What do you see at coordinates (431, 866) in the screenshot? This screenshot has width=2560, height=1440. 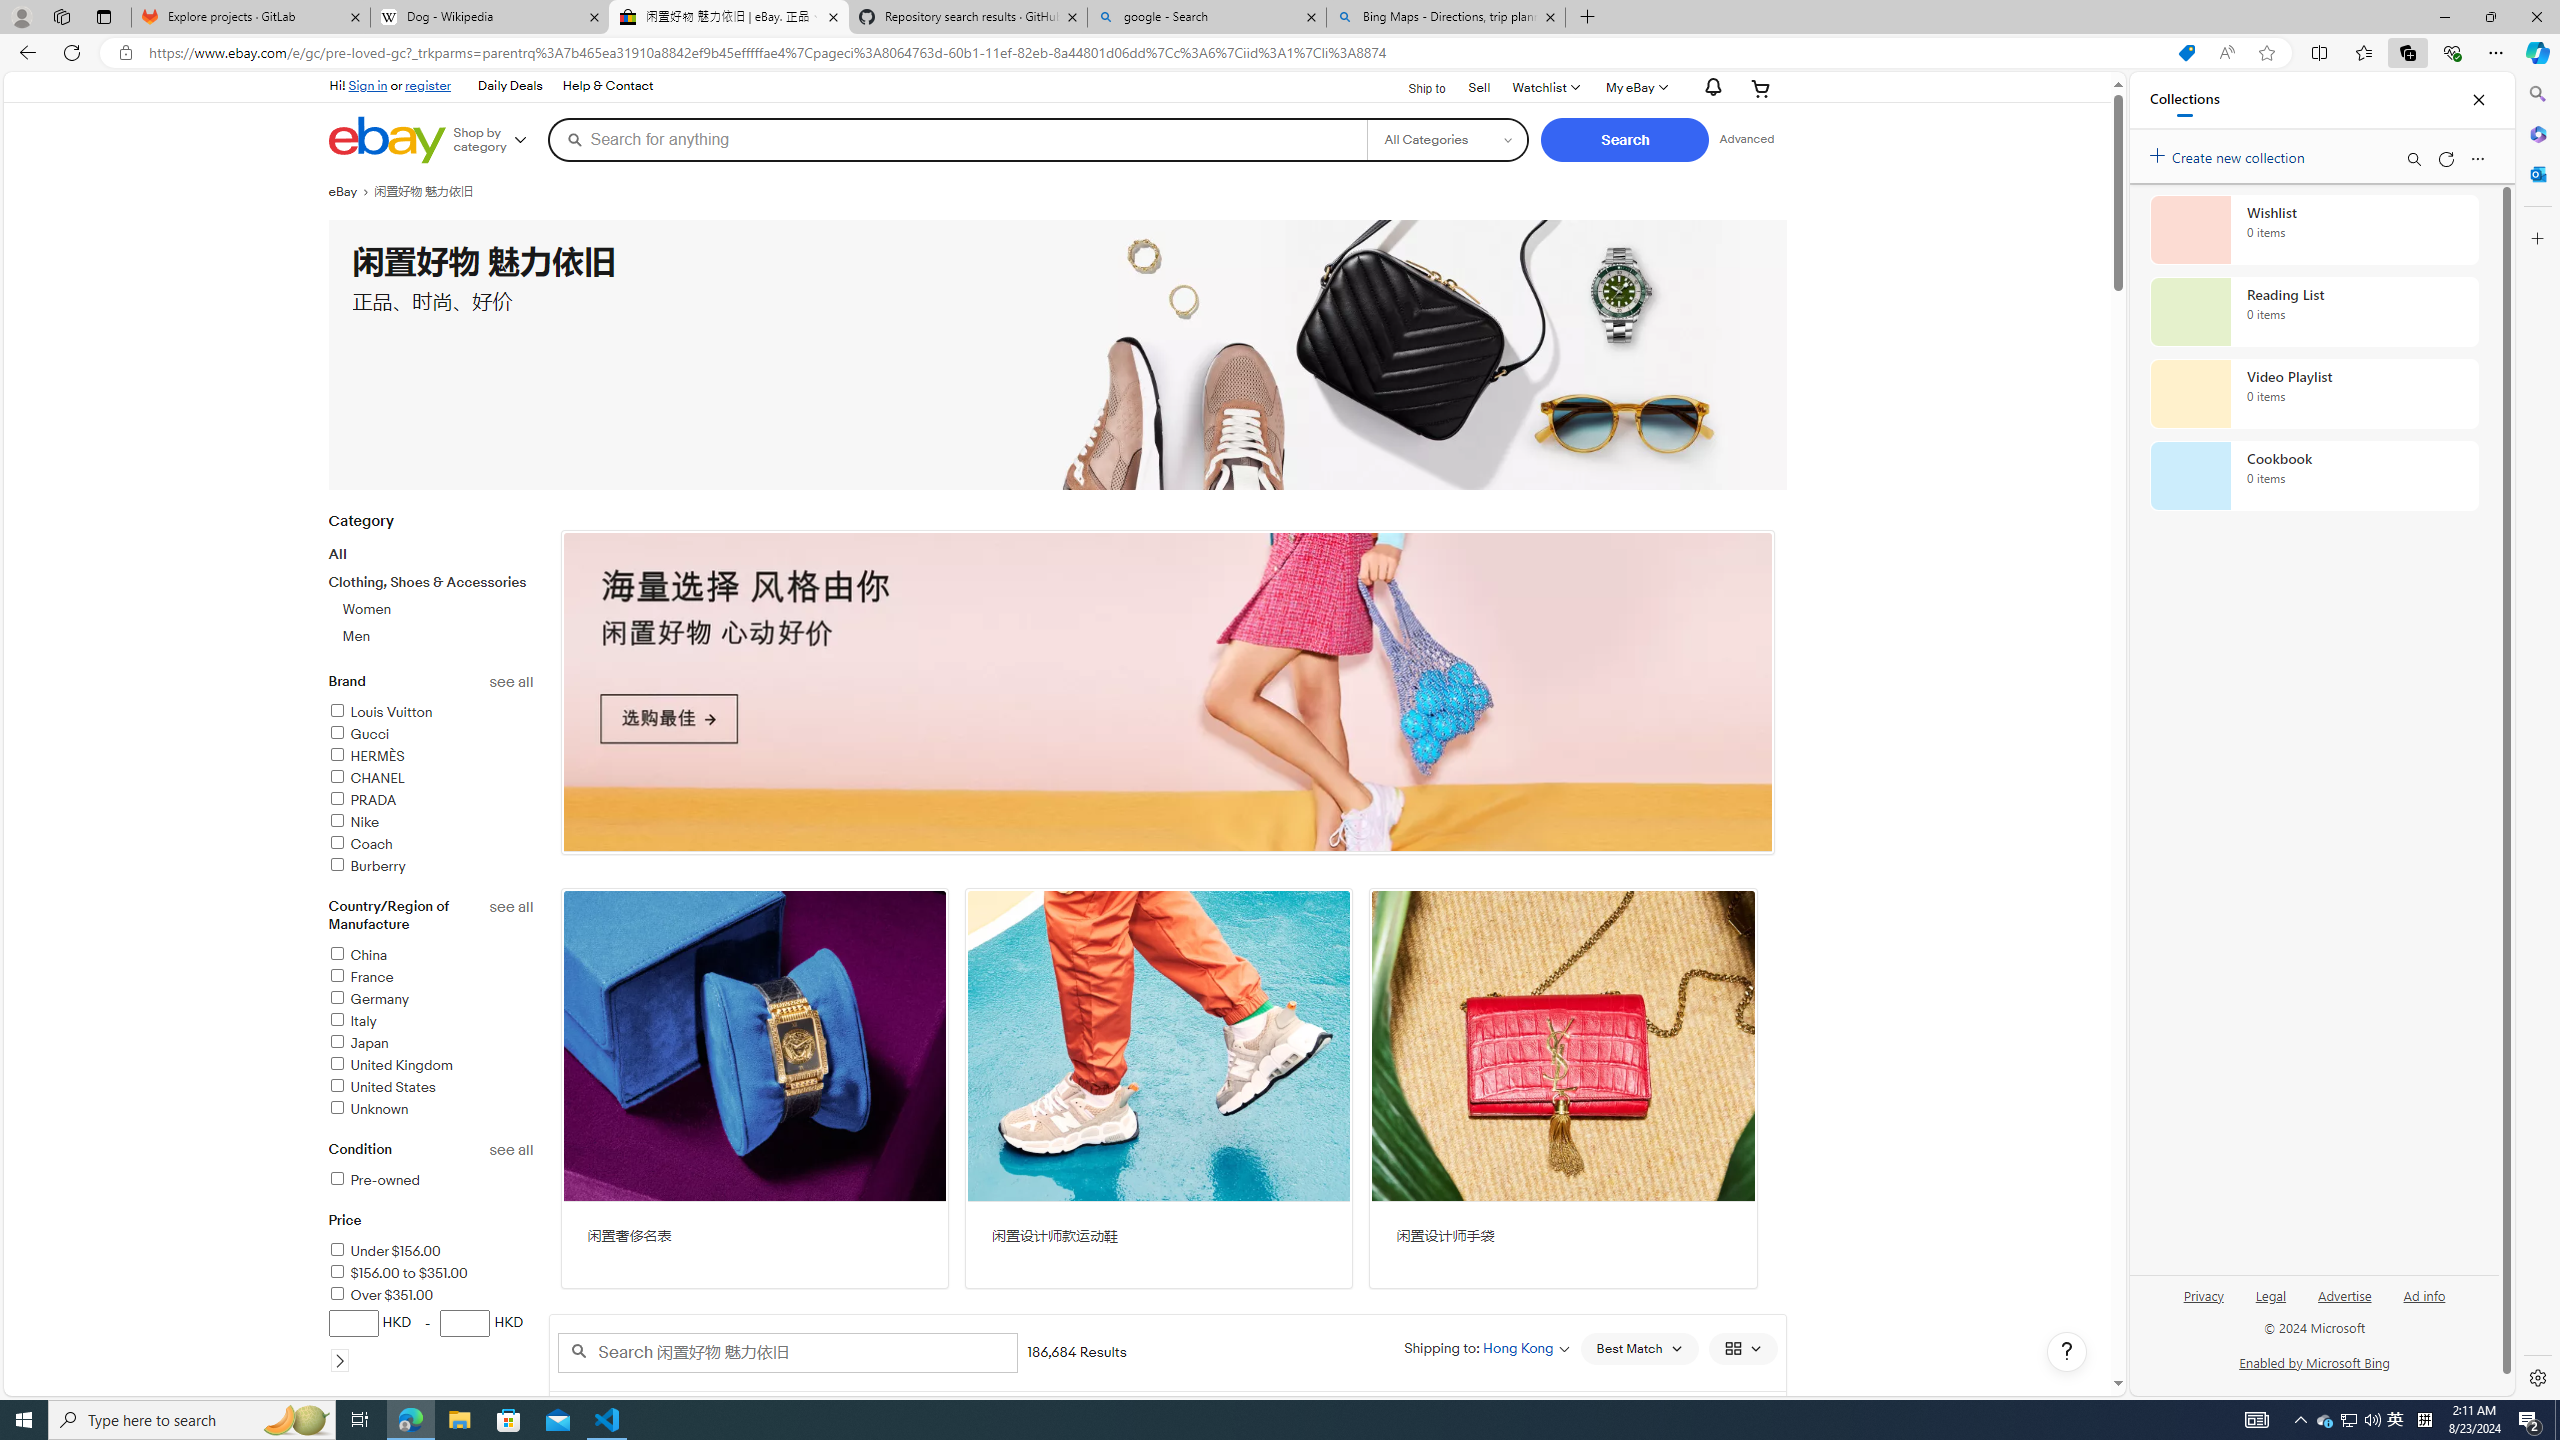 I see `'Burberry'` at bounding box center [431, 866].